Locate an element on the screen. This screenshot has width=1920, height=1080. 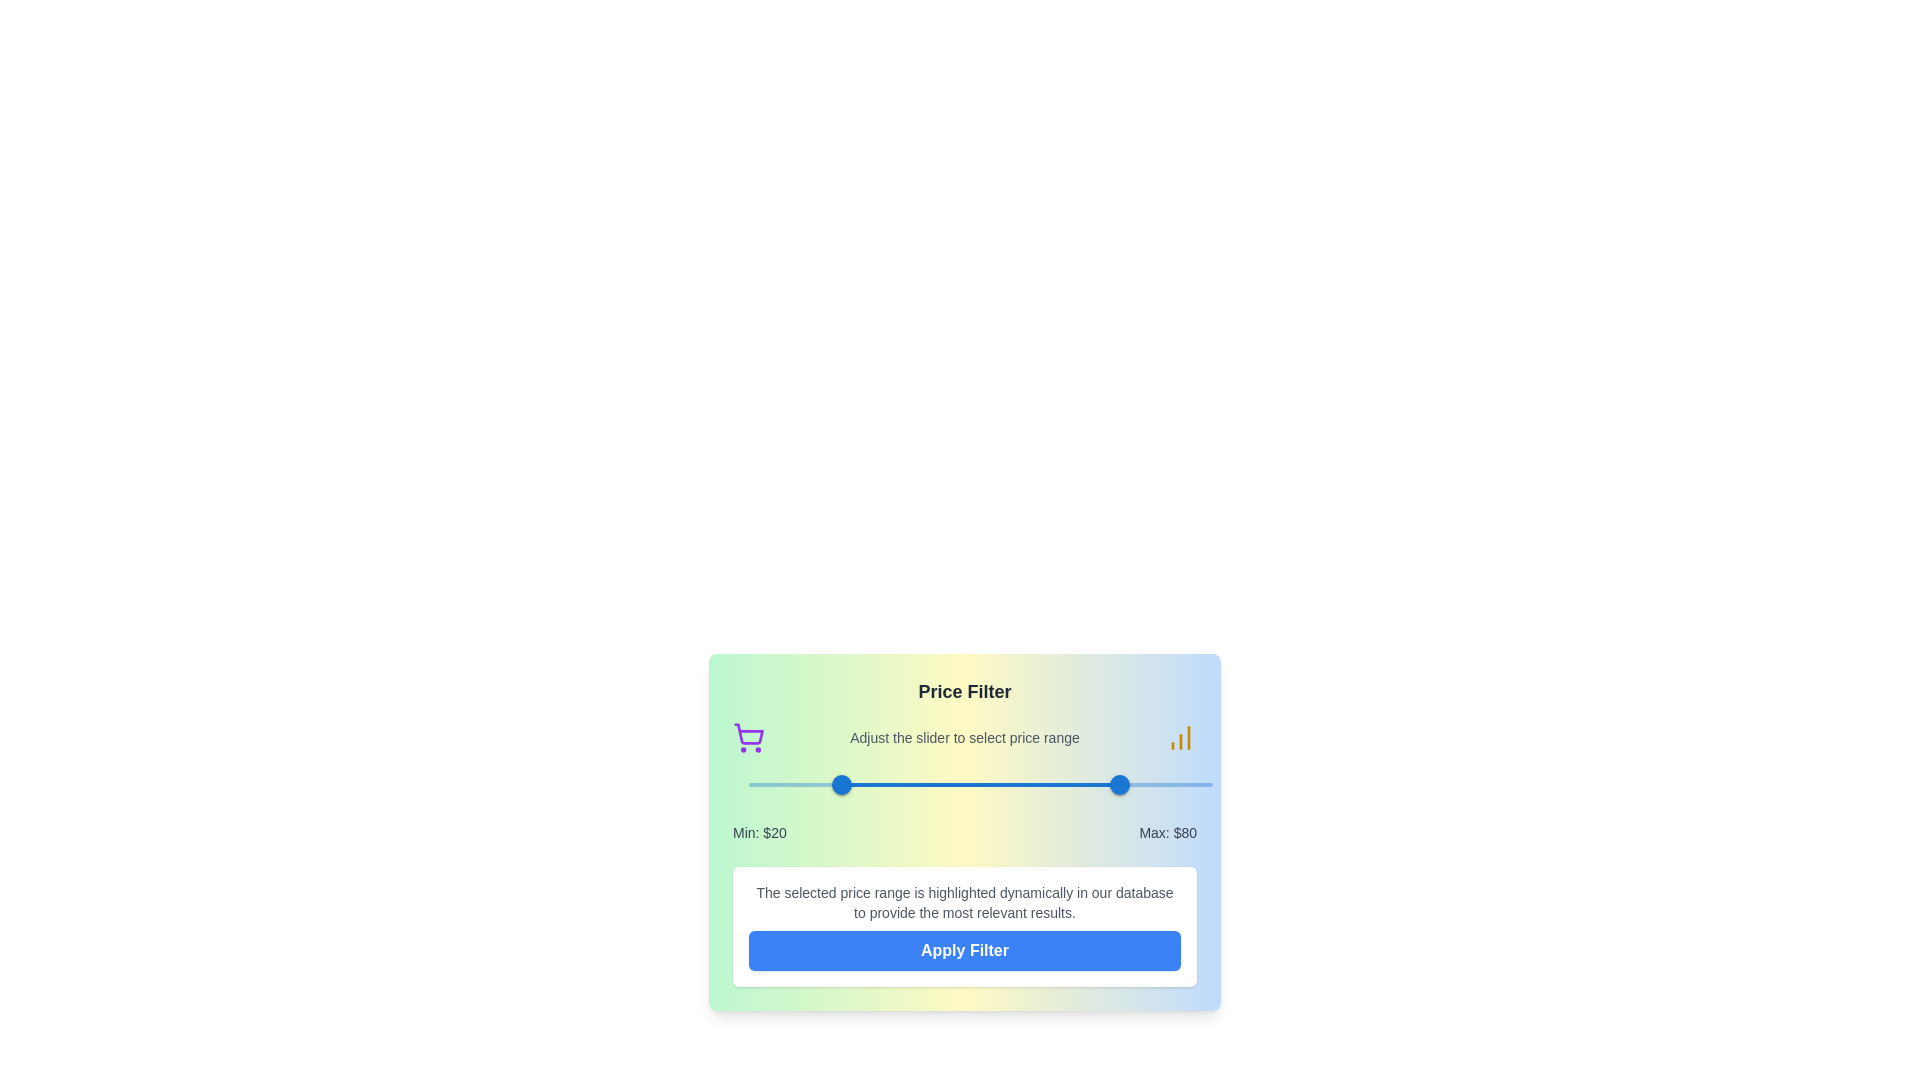
the decorative icons in the instructional text section below the 'Price Filter' header, which includes a shopping cart icon and an increasing bar chart icon is located at coordinates (964, 737).